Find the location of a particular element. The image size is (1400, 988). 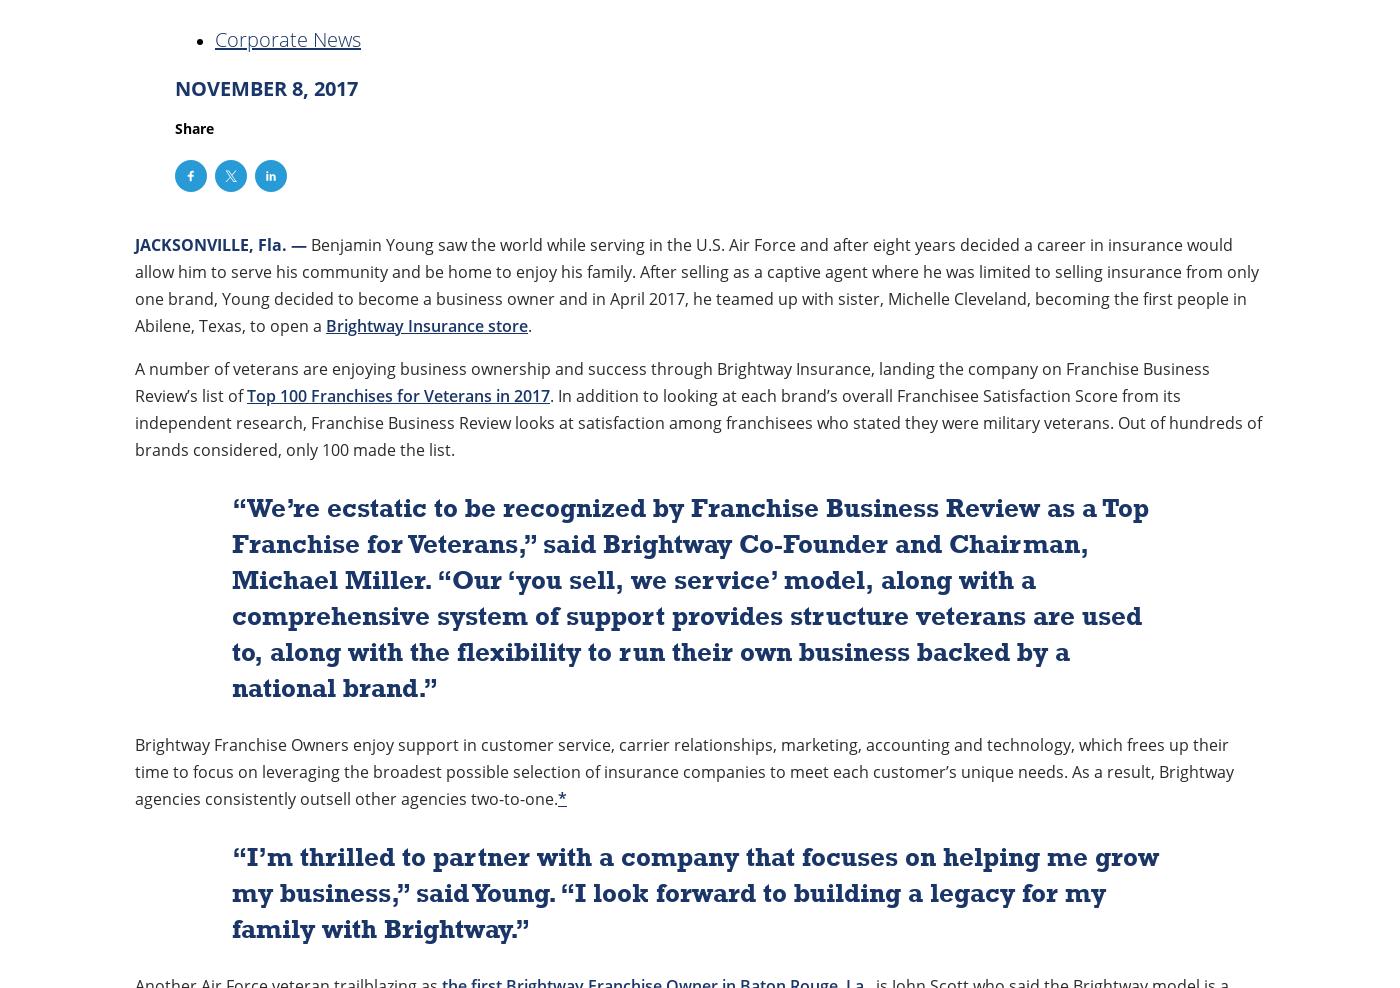

'Share' is located at coordinates (194, 127).